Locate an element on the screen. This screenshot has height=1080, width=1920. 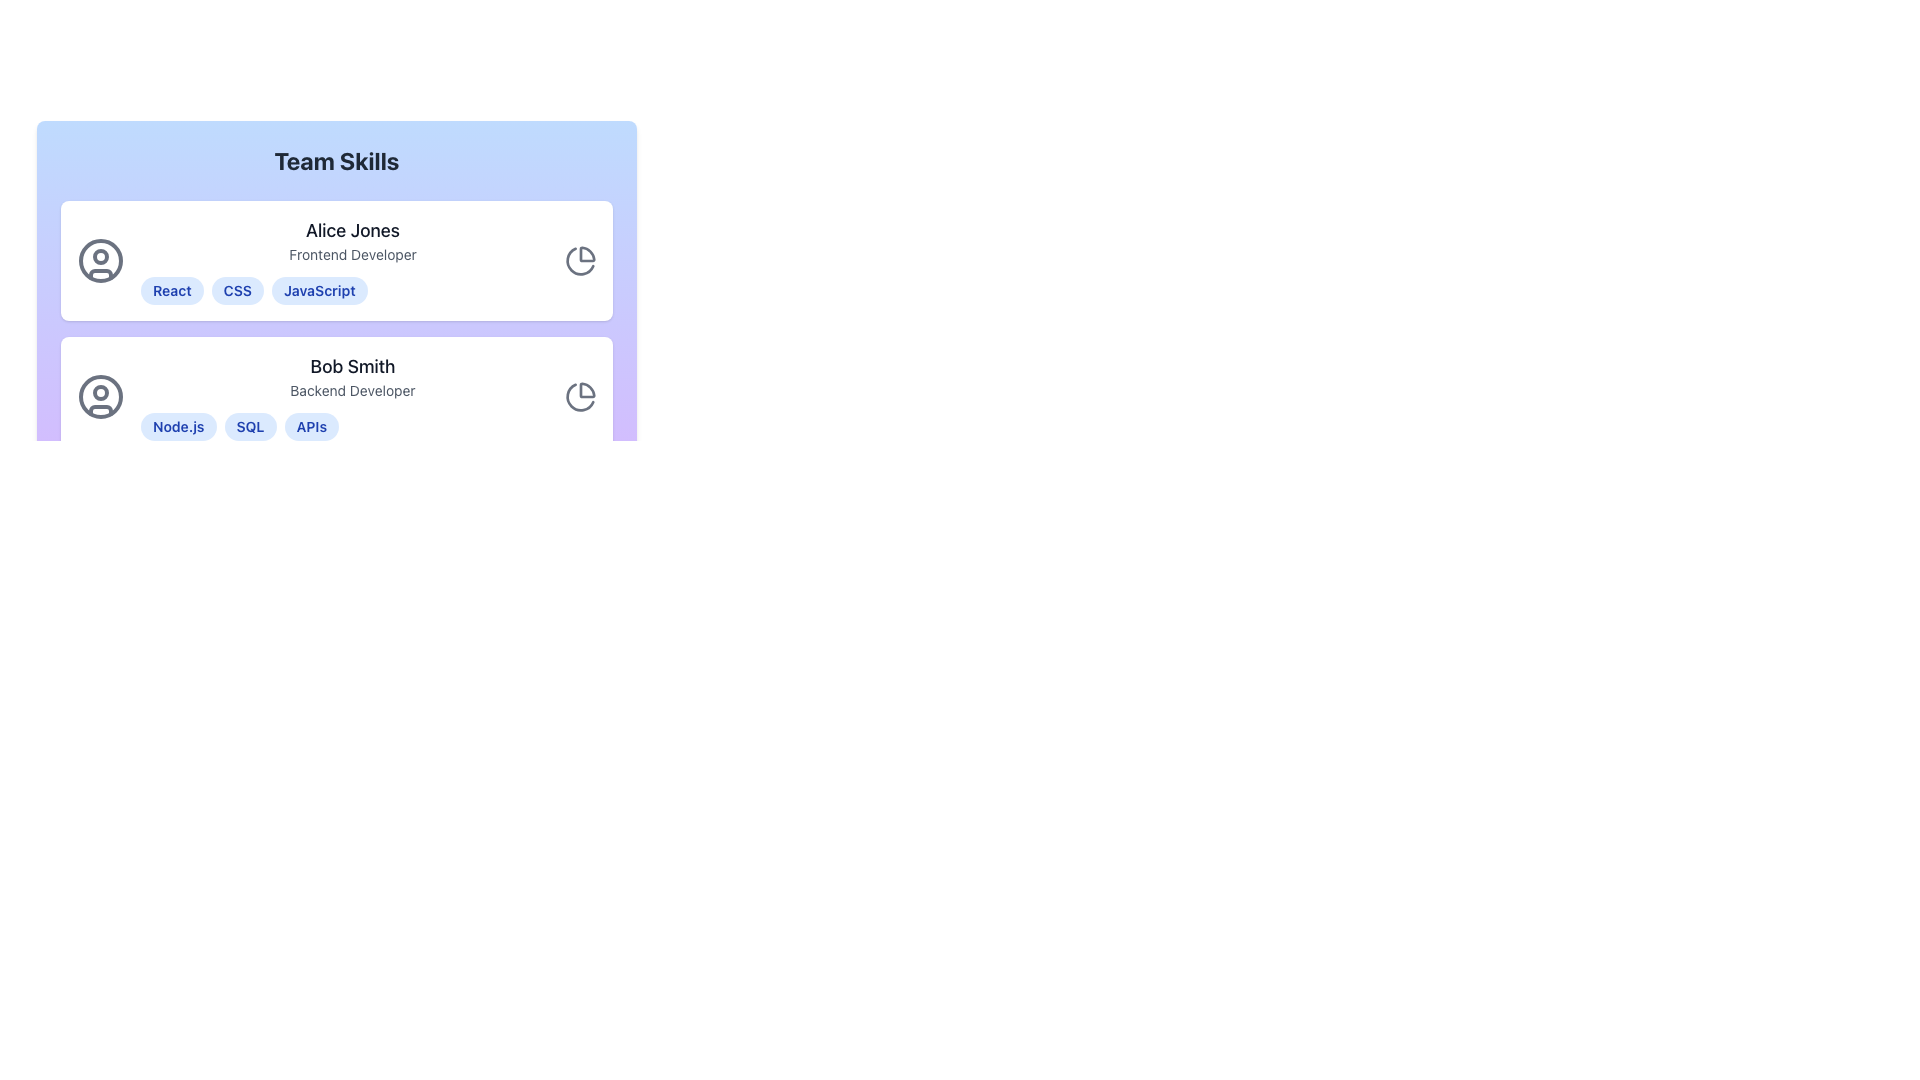
the central circular component of the user profile icon in the lower user's profile section, located to the left of 'Bob Smith - Backend Developer' is located at coordinates (99, 397).